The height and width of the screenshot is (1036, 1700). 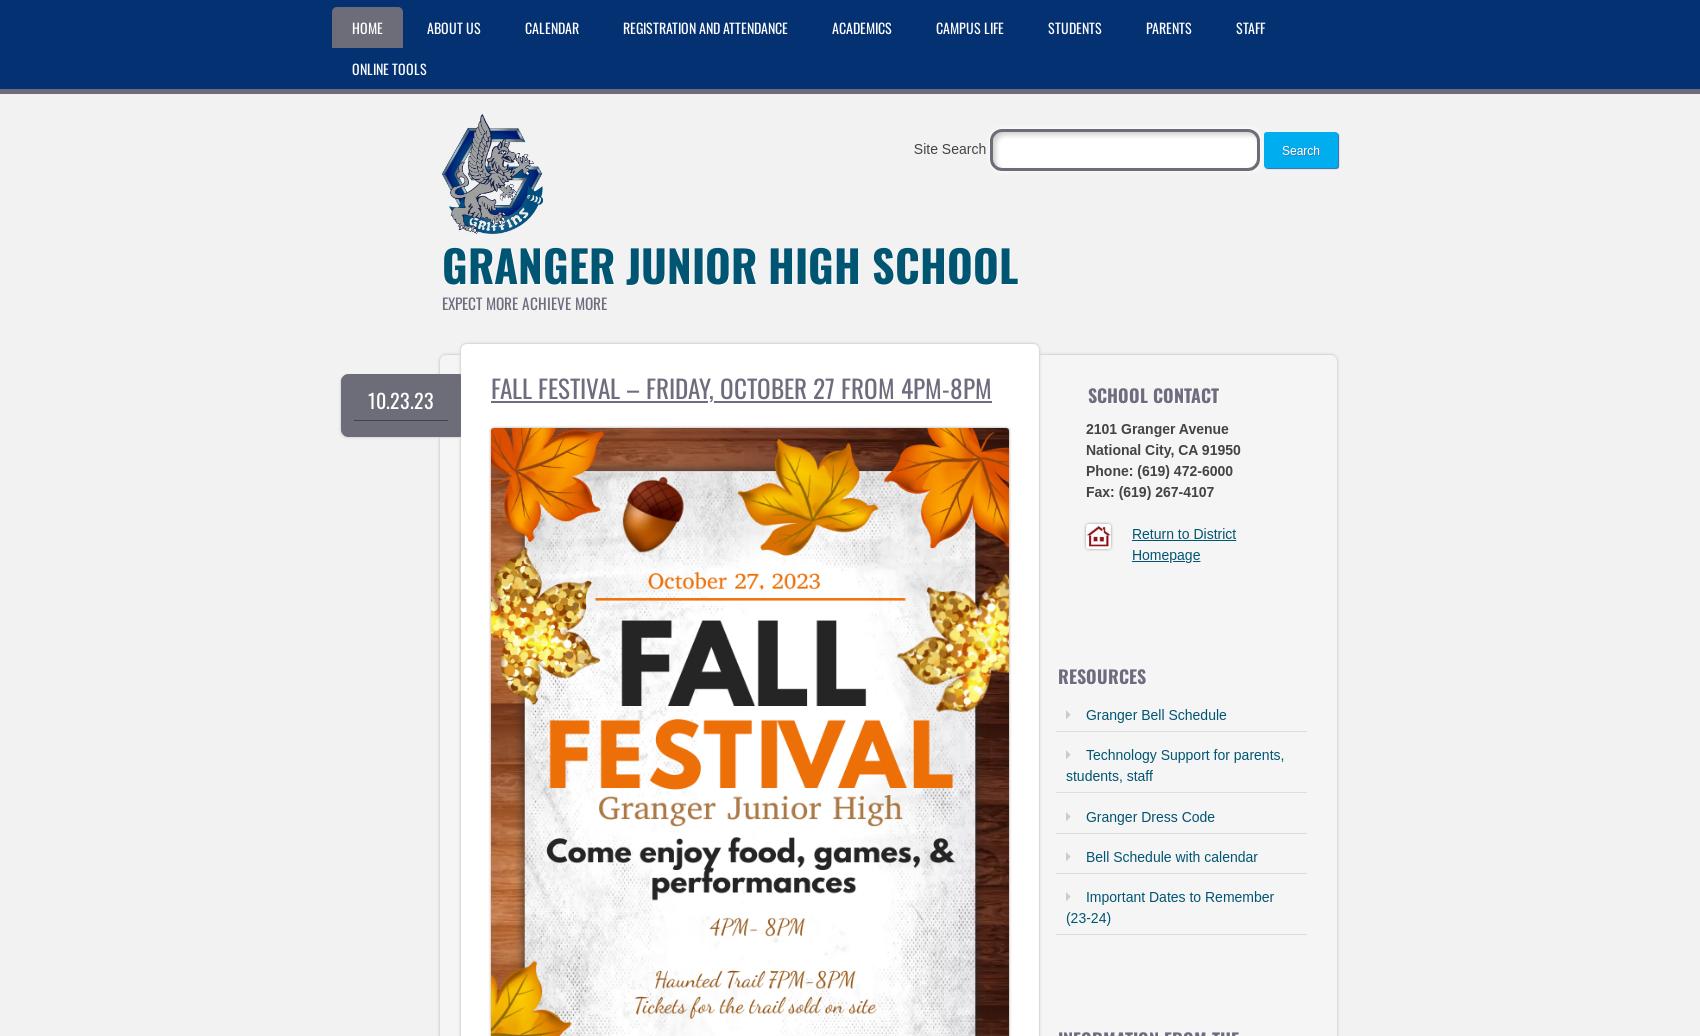 What do you see at coordinates (1152, 393) in the screenshot?
I see `'School Contact'` at bounding box center [1152, 393].